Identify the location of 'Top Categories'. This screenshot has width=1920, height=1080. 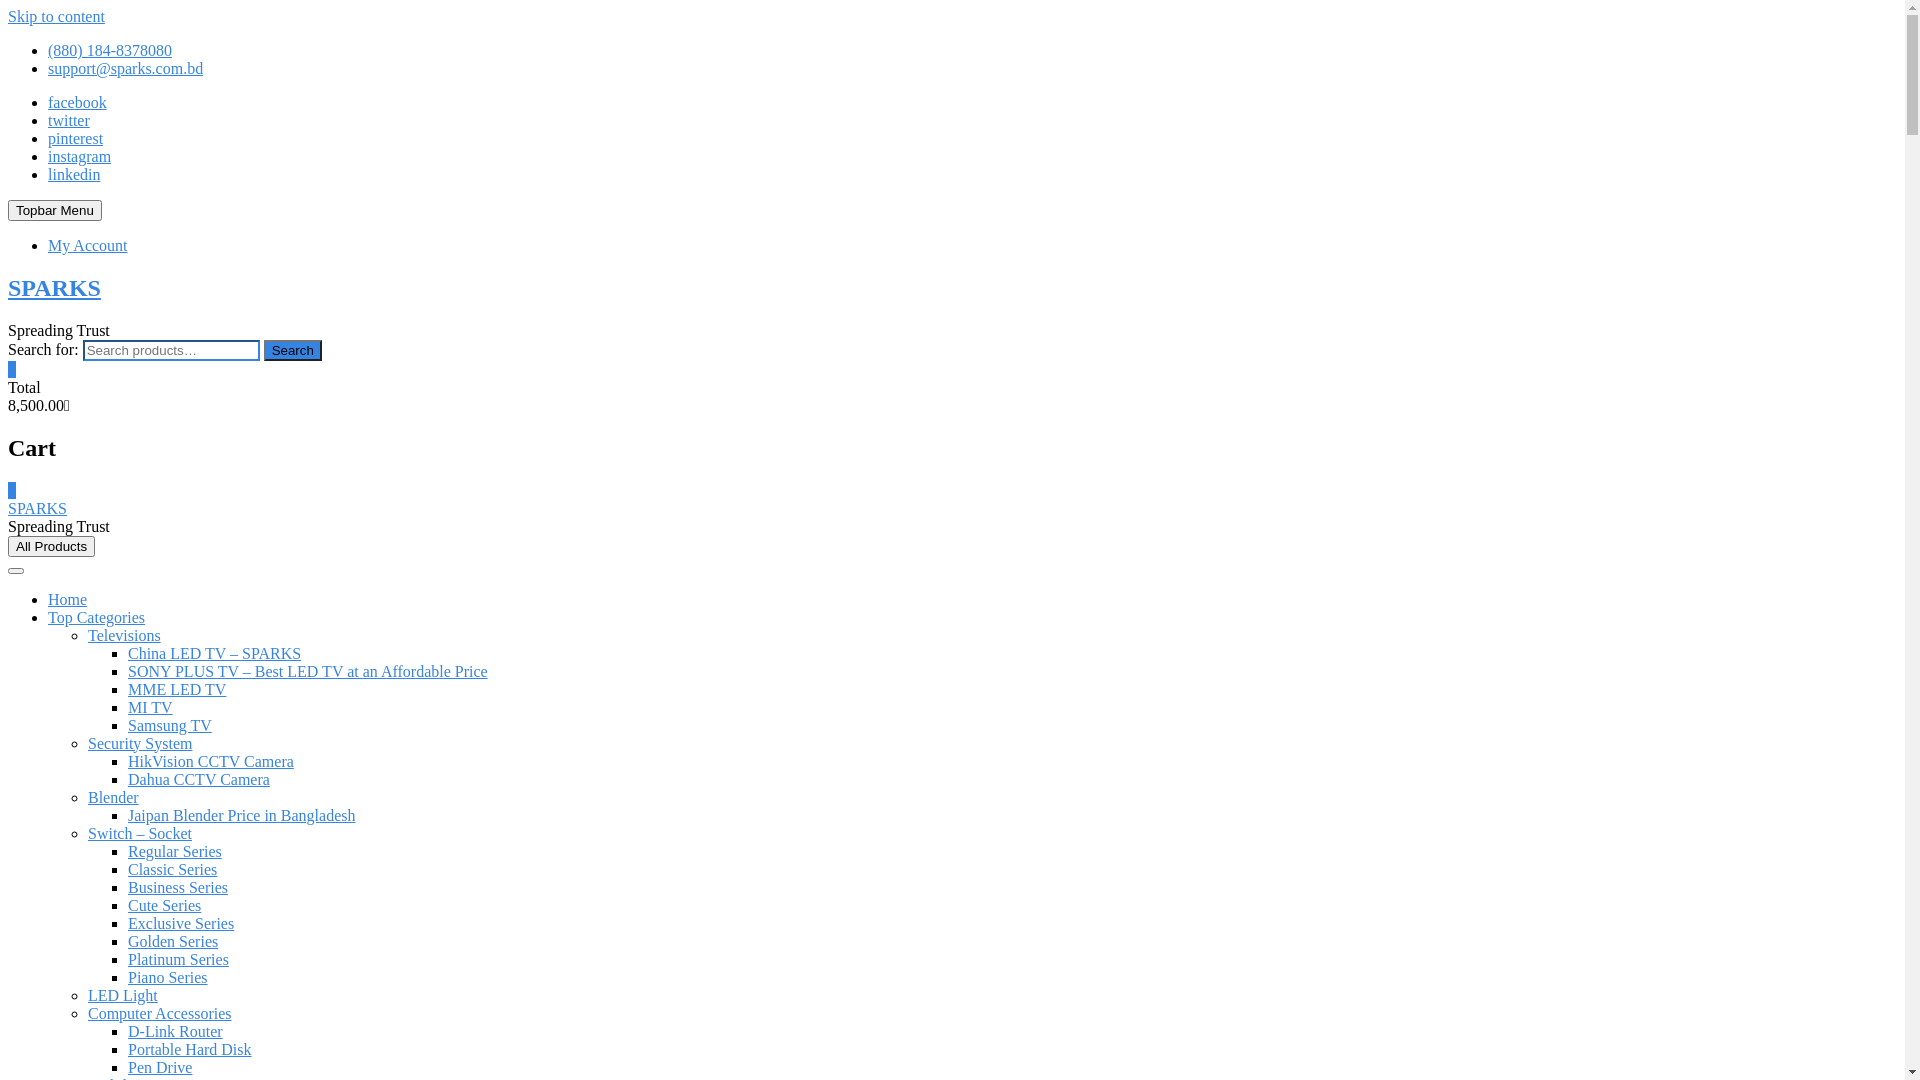
(95, 616).